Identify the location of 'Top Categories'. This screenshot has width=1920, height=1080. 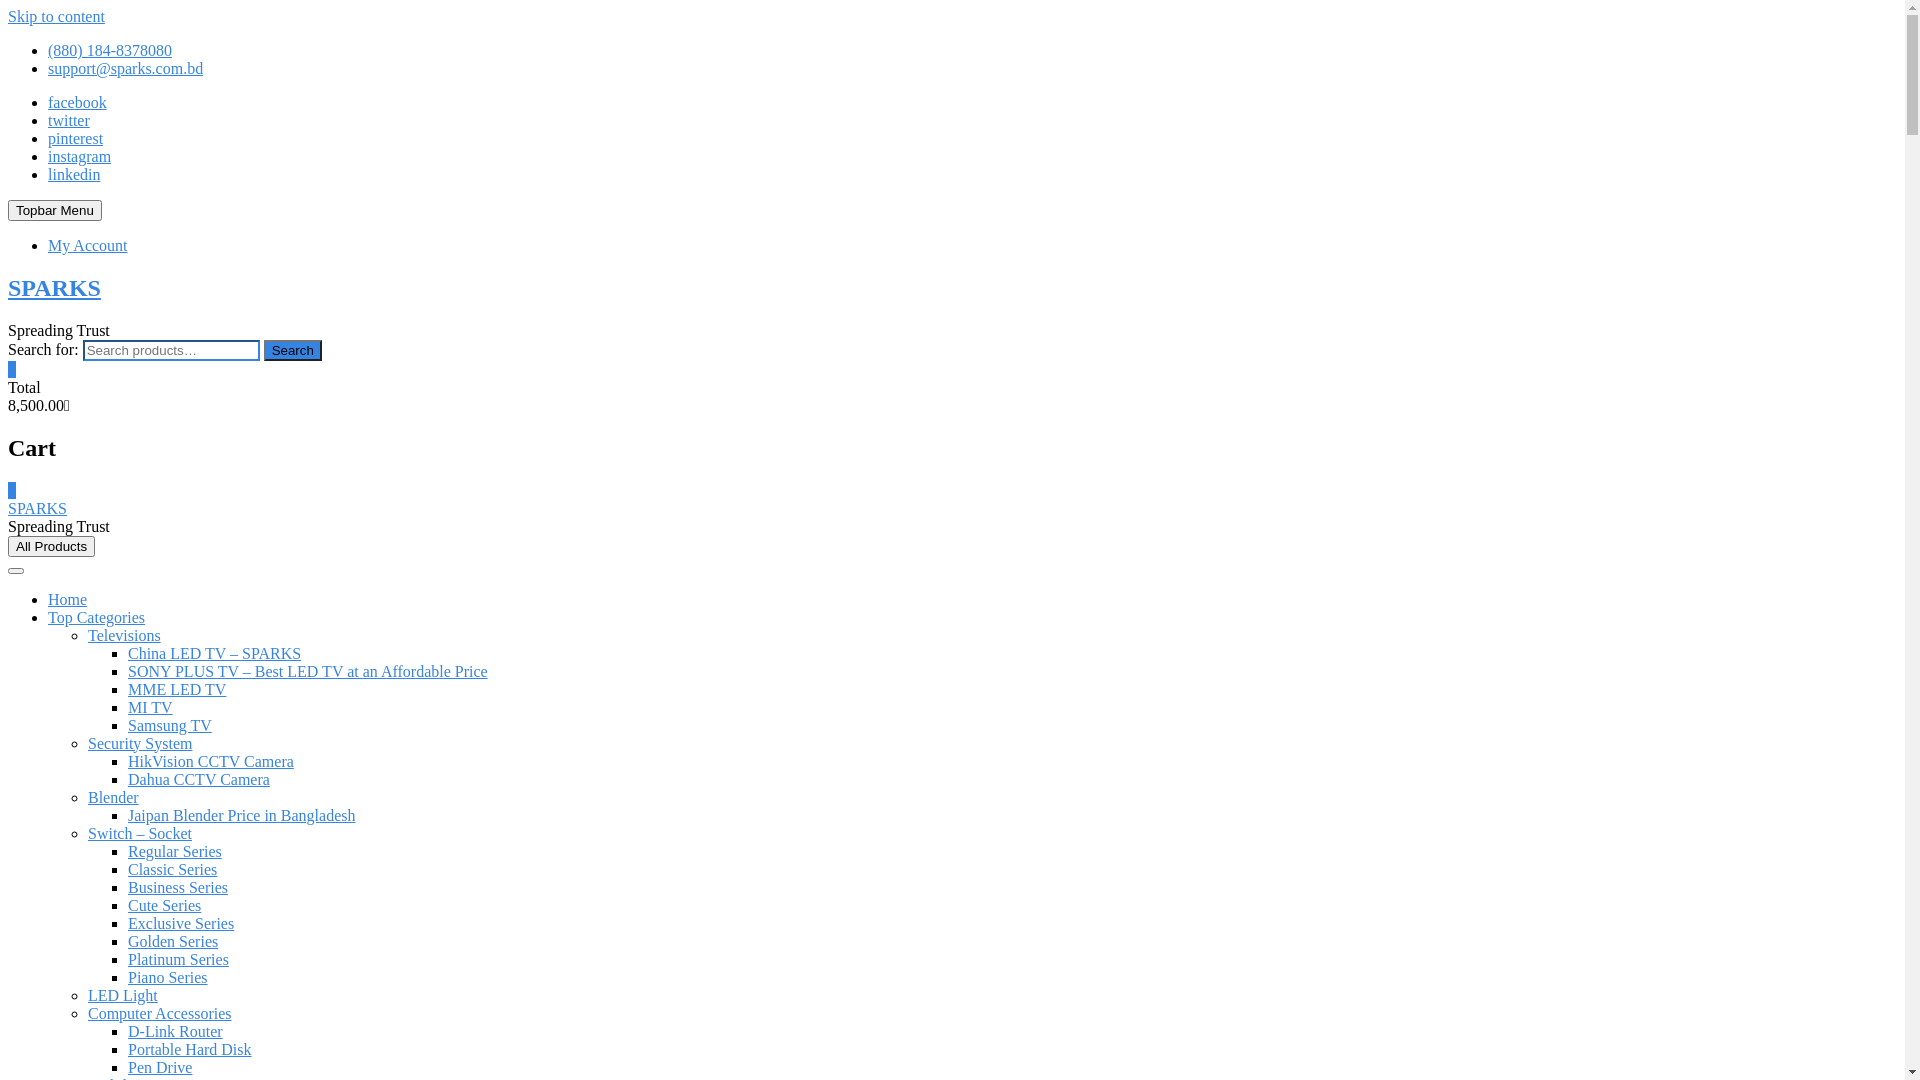
(95, 616).